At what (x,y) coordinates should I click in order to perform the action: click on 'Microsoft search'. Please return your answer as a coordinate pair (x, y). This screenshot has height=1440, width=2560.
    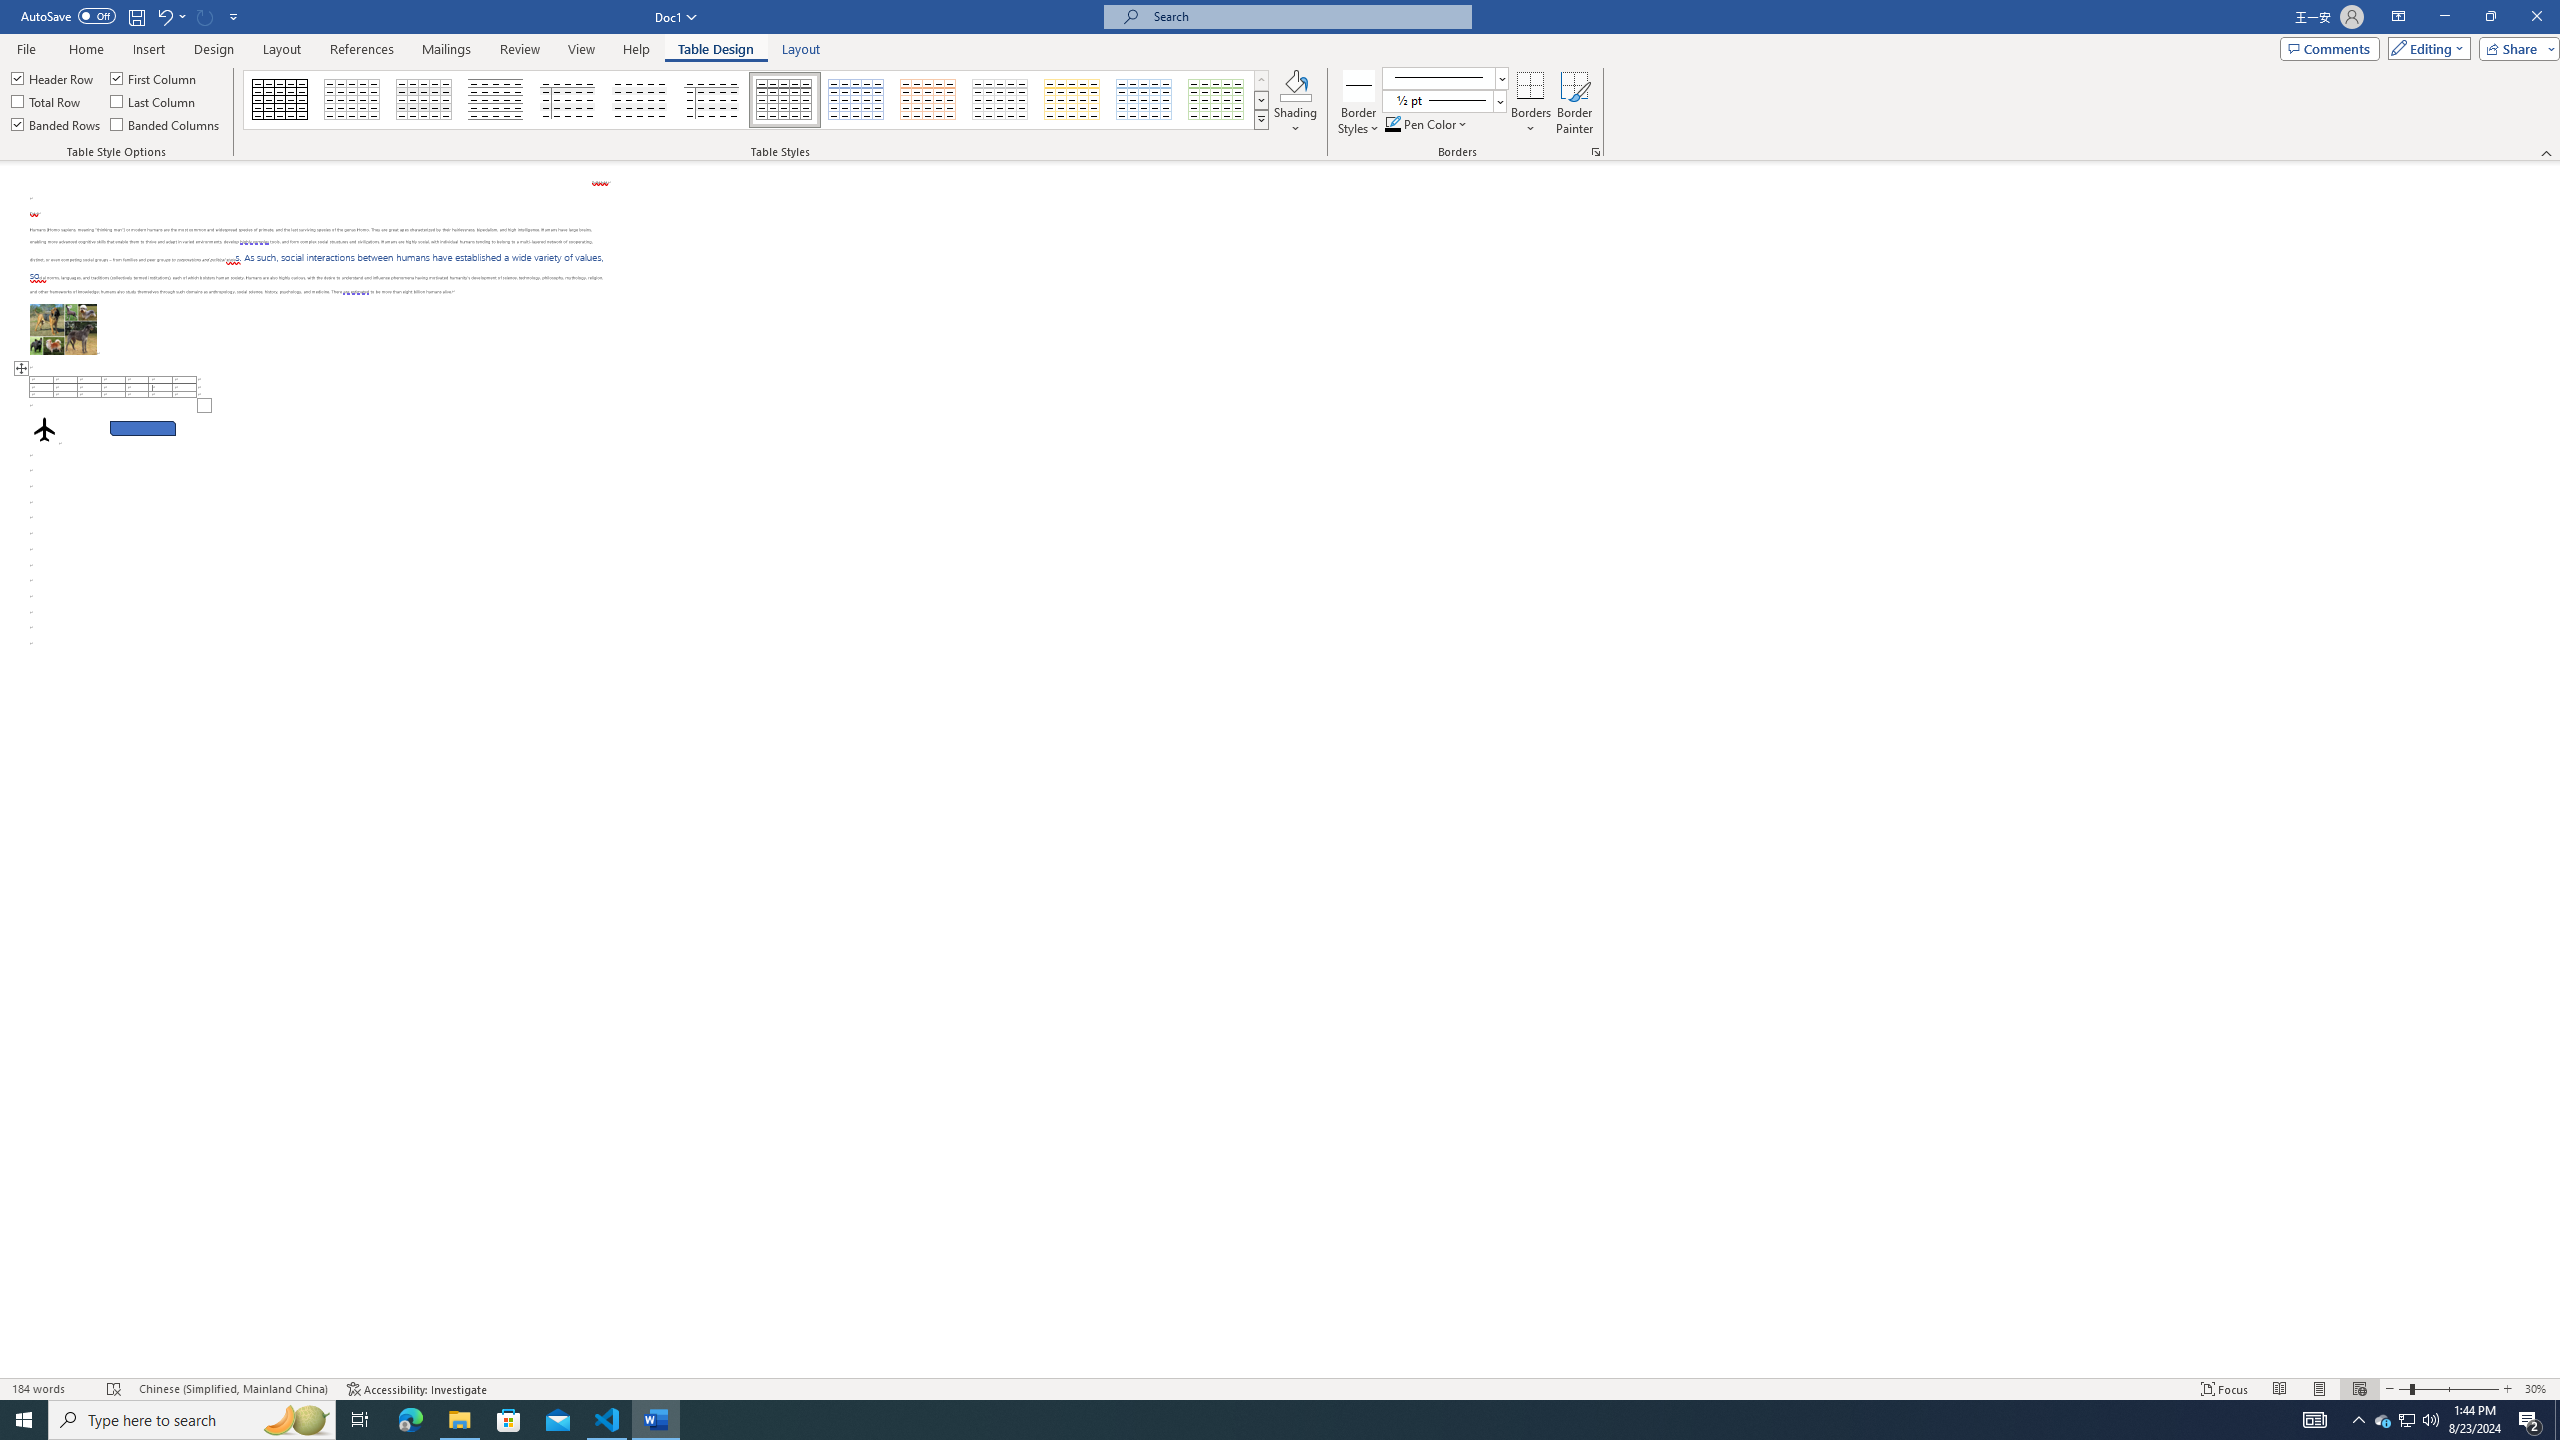
    Looking at the image, I should click on (1304, 16).